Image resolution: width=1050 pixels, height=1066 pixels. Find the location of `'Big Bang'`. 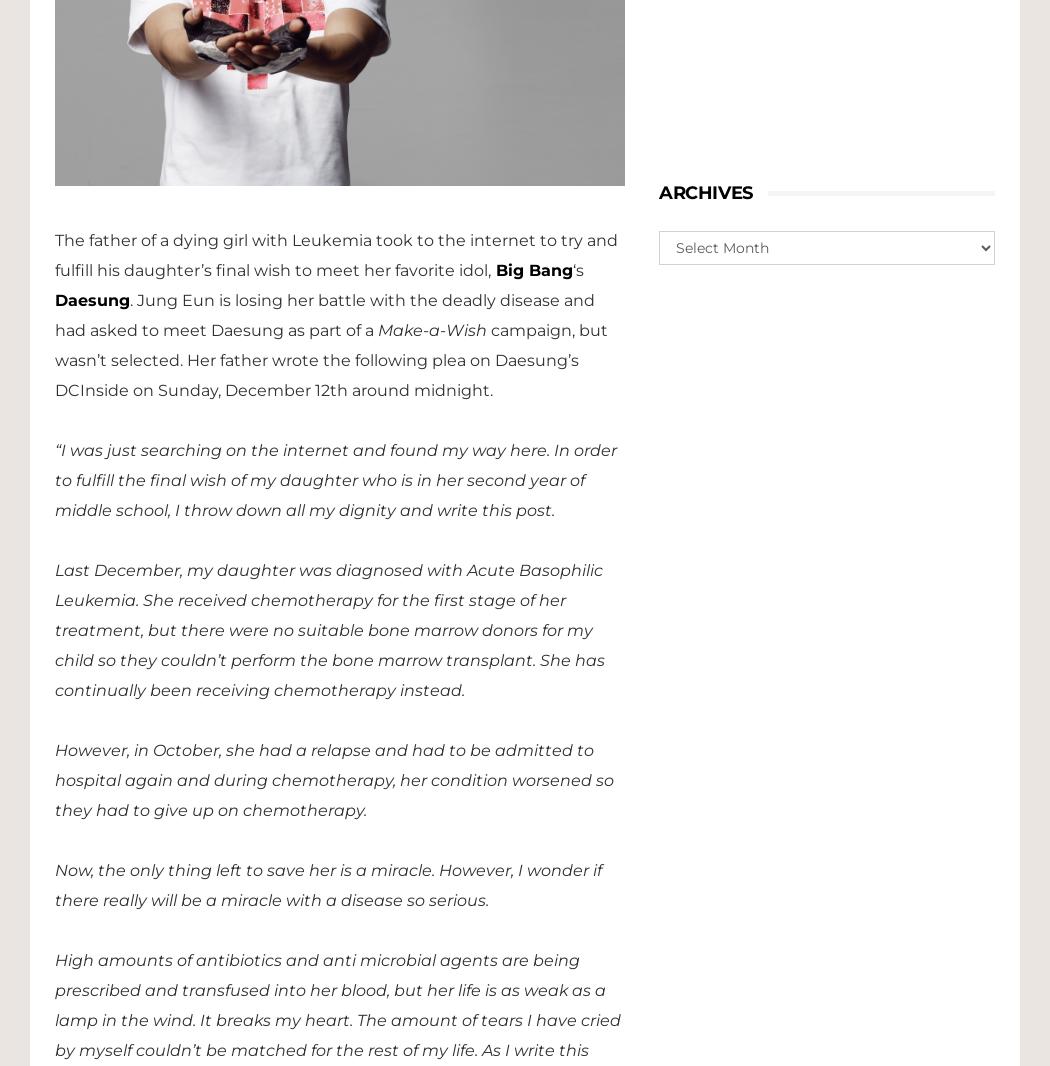

'Big Bang' is located at coordinates (532, 269).